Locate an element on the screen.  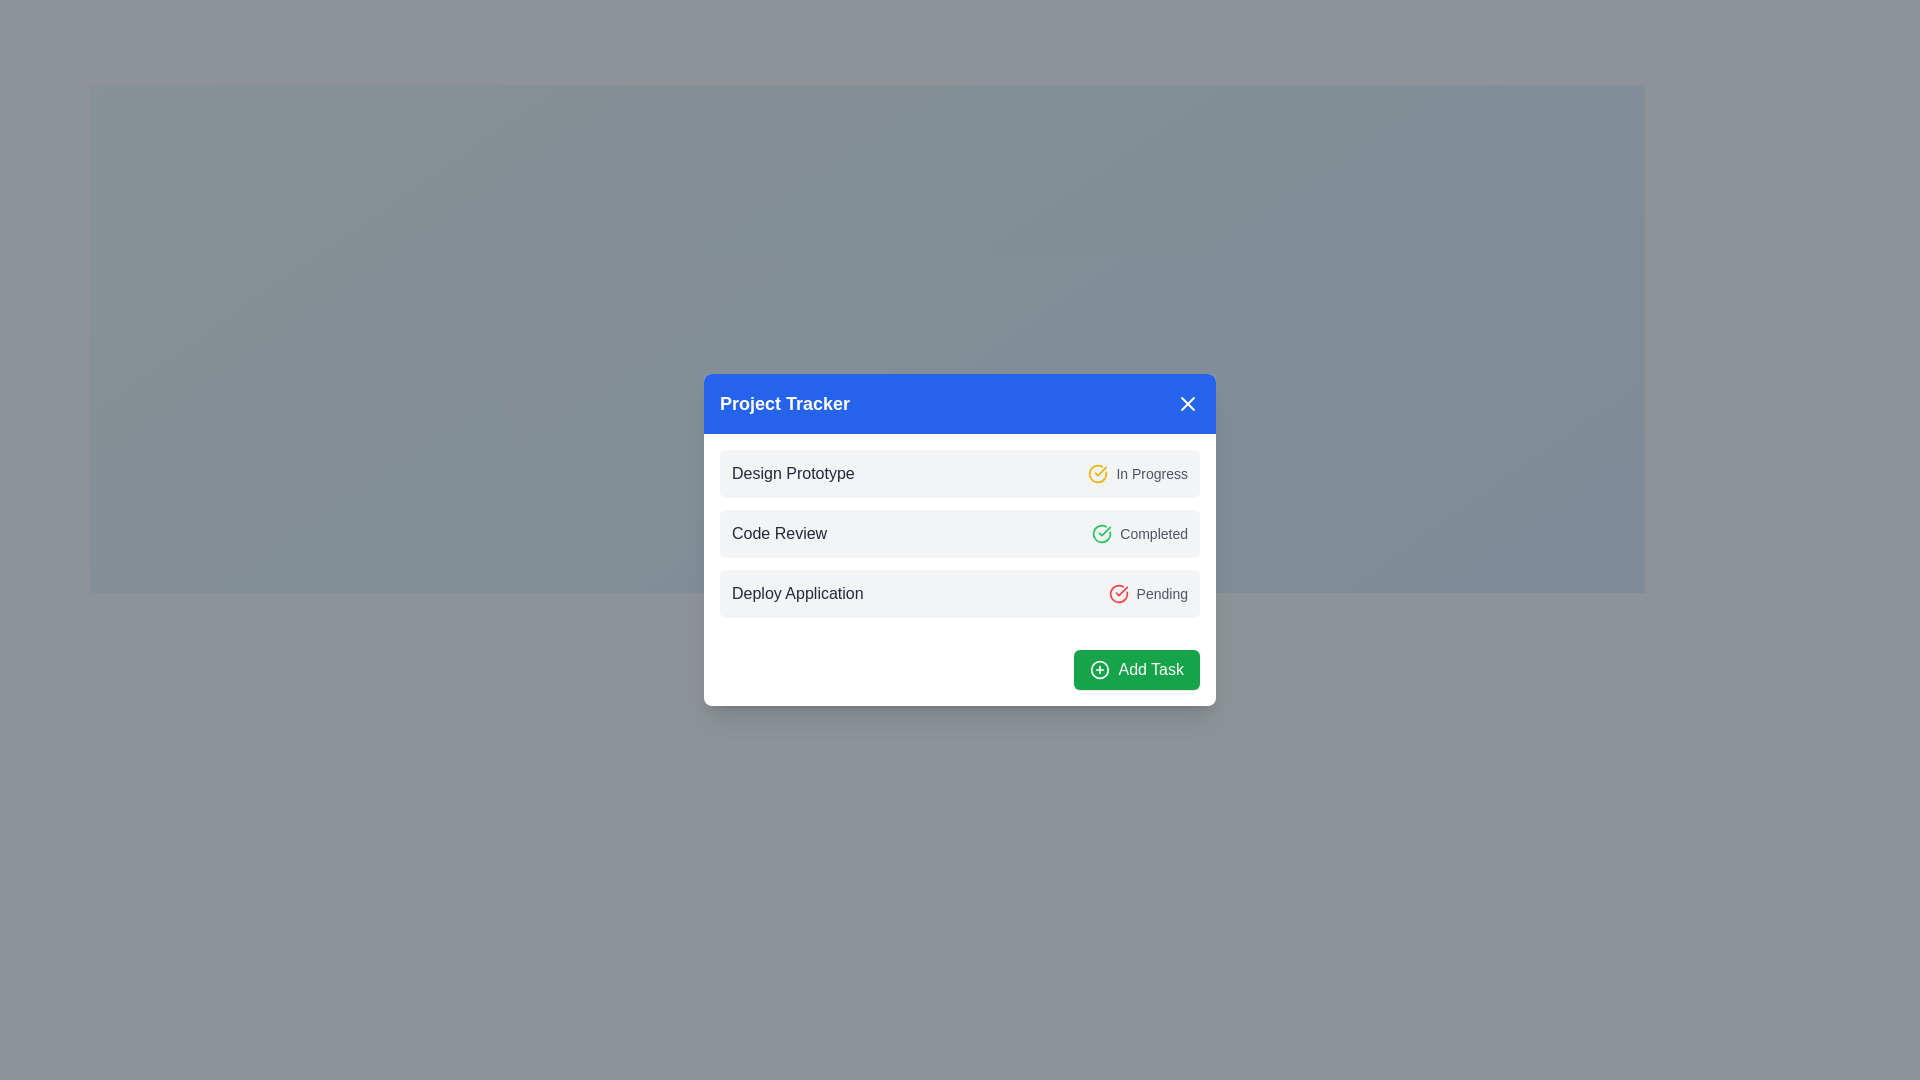
the 'Code Review' text label which provides information about a specific task, aligning horizontally with 'Completed' and an icon is located at coordinates (778, 532).